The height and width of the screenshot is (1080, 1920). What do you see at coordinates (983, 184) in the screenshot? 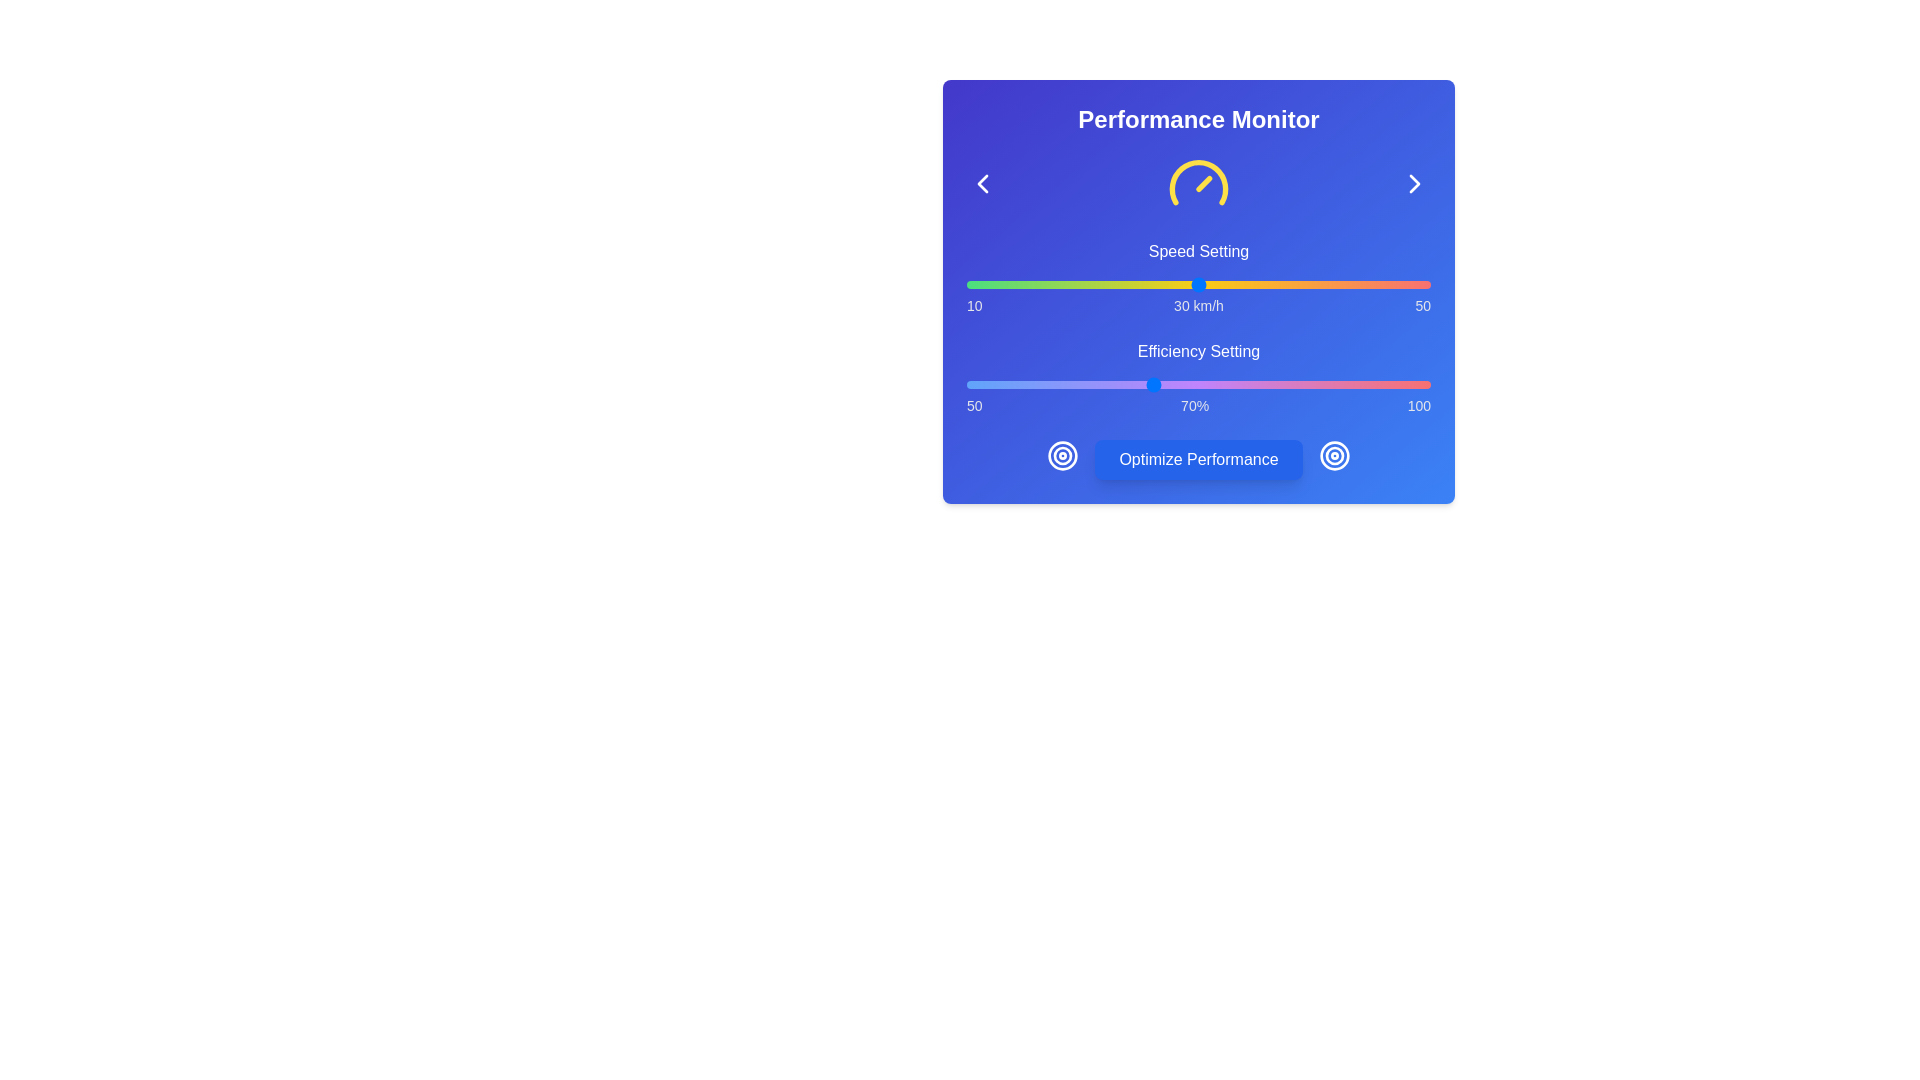
I see `the left-chevron button to navigate to the previous page` at bounding box center [983, 184].